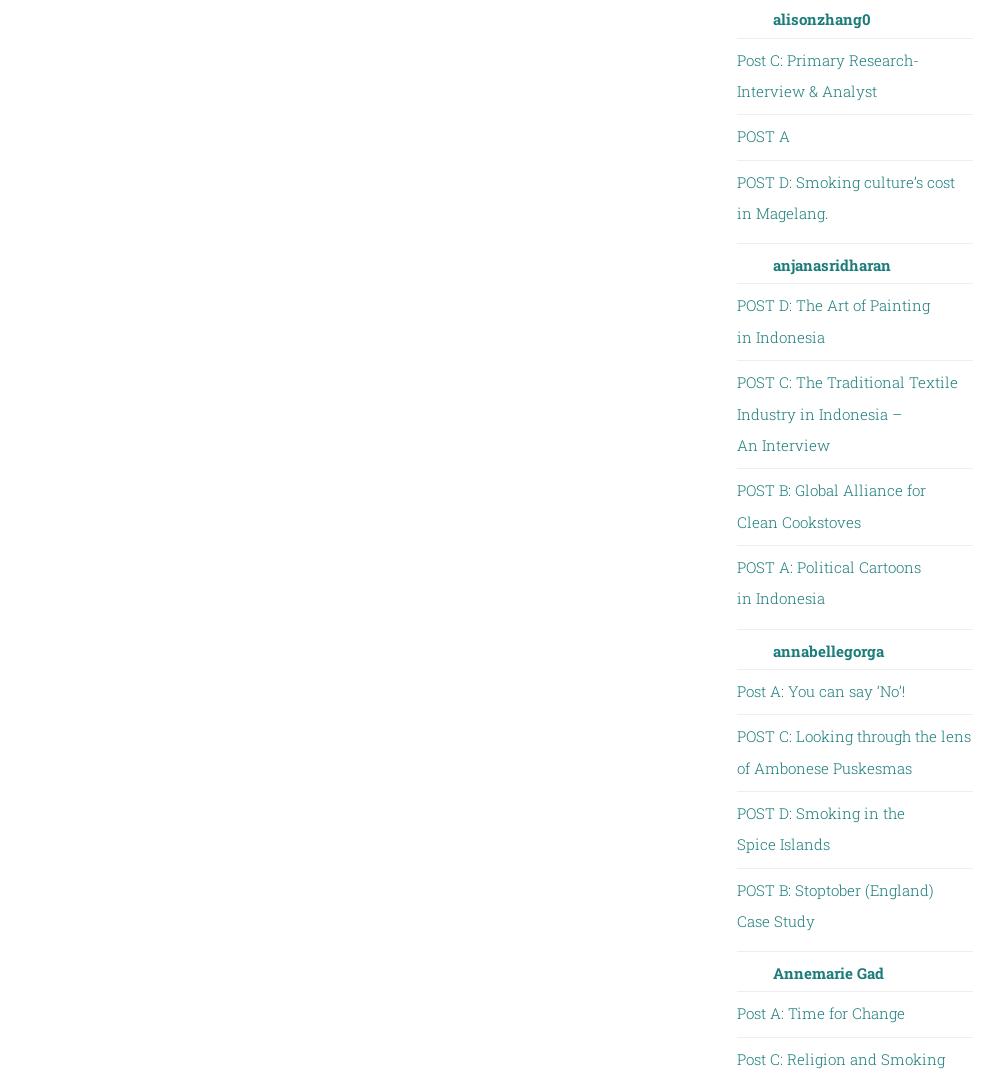 The width and height of the screenshot is (1000, 1078). Describe the element at coordinates (826, 74) in the screenshot. I see `'Post C: Primary Research-Interview & Analyst'` at that location.